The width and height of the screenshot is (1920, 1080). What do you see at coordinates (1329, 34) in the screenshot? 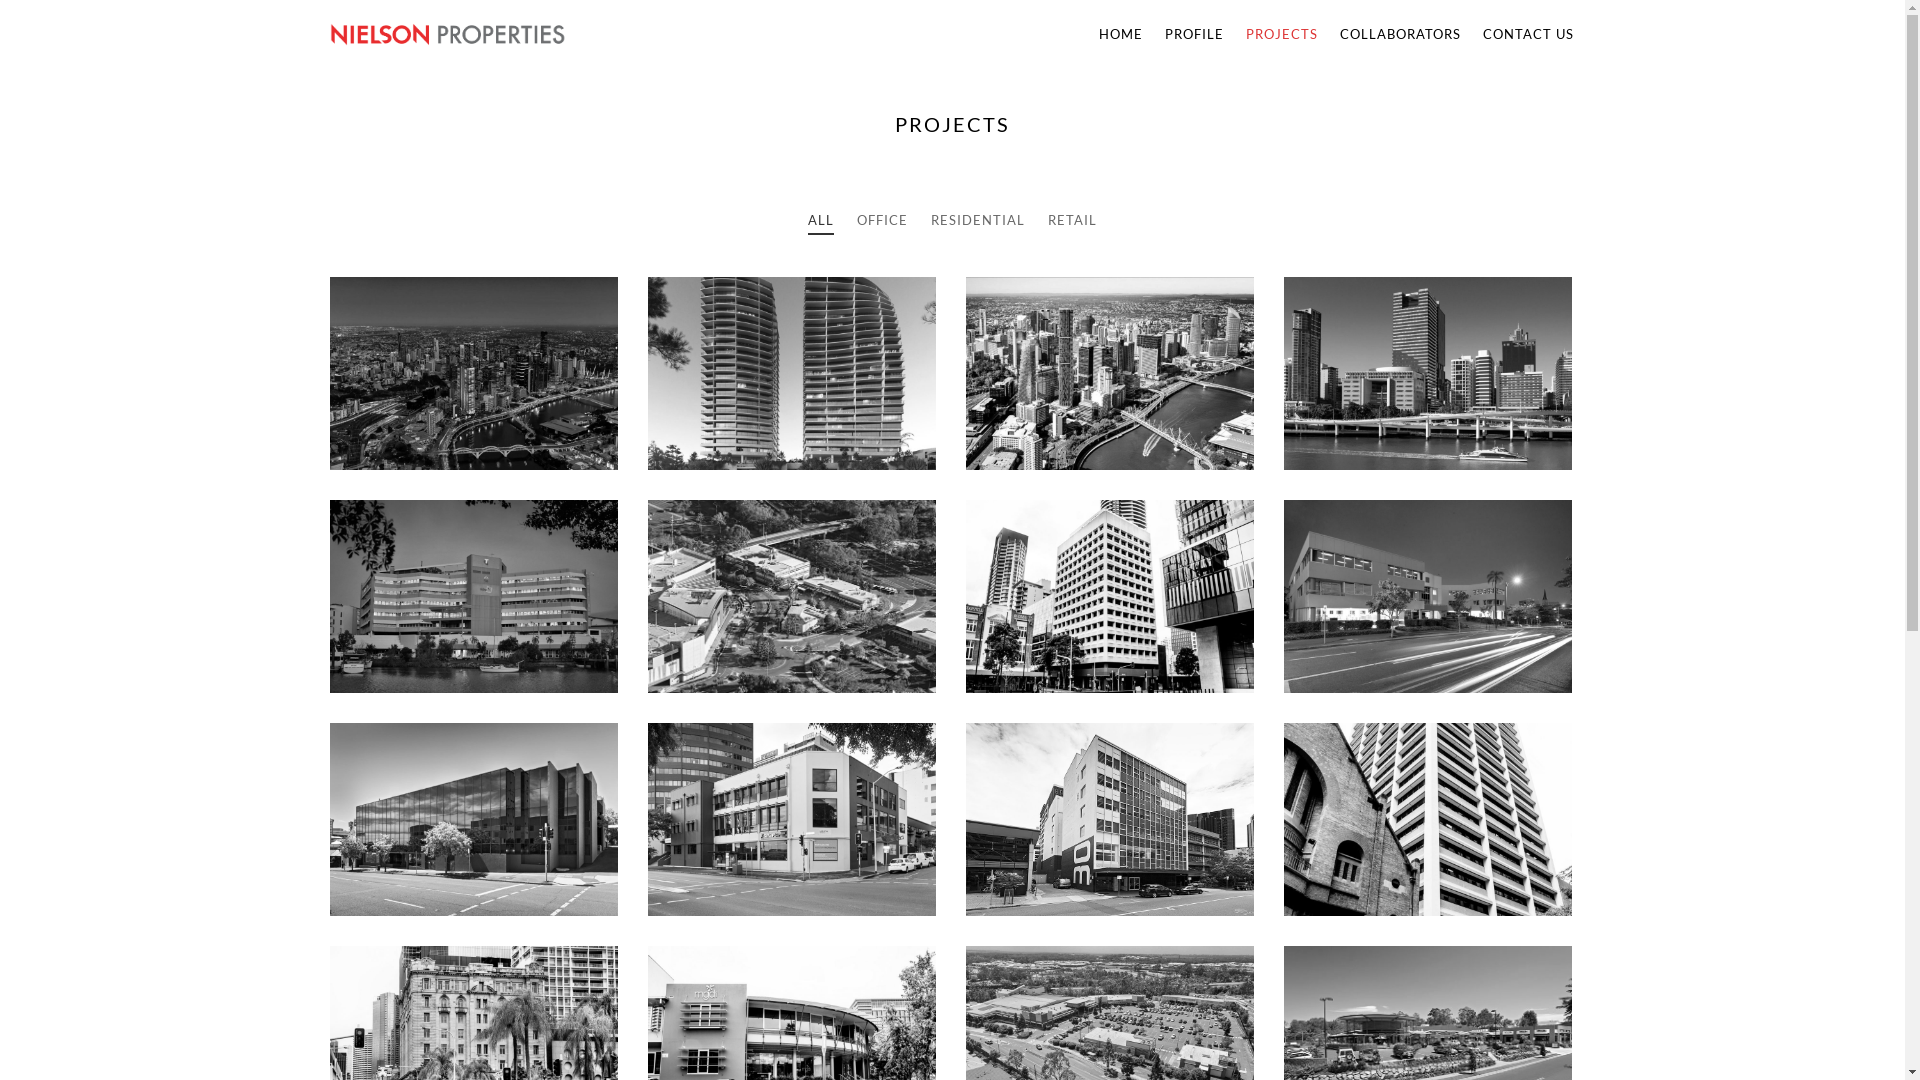
I see `'COLLABORATORS'` at bounding box center [1329, 34].